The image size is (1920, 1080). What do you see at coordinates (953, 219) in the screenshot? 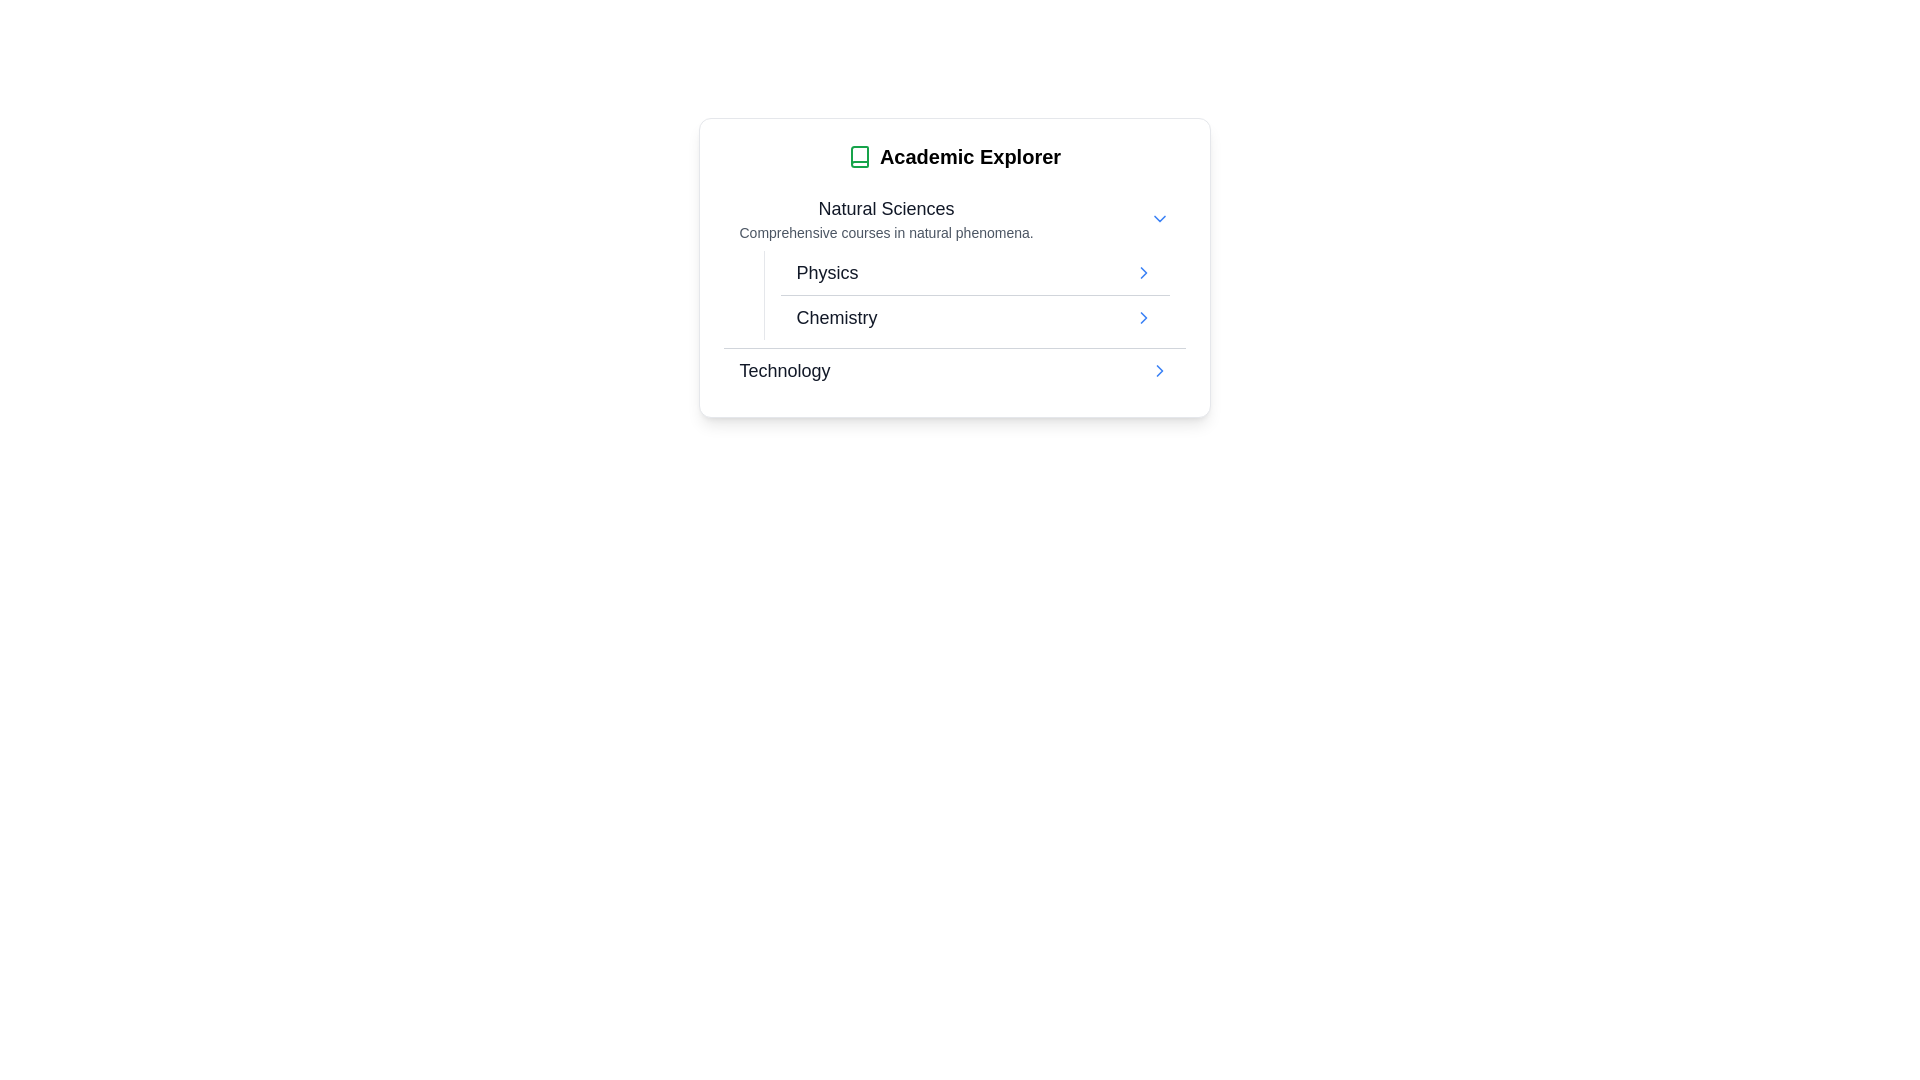
I see `the 'Natural Sciences' category item with the expandable icon` at bounding box center [953, 219].